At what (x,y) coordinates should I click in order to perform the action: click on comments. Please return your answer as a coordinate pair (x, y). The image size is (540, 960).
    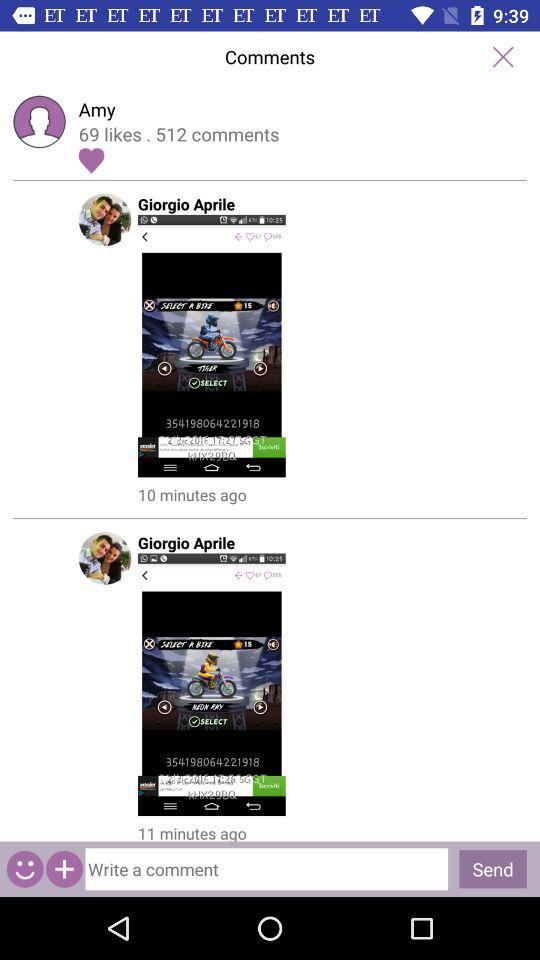
    Looking at the image, I should click on (502, 56).